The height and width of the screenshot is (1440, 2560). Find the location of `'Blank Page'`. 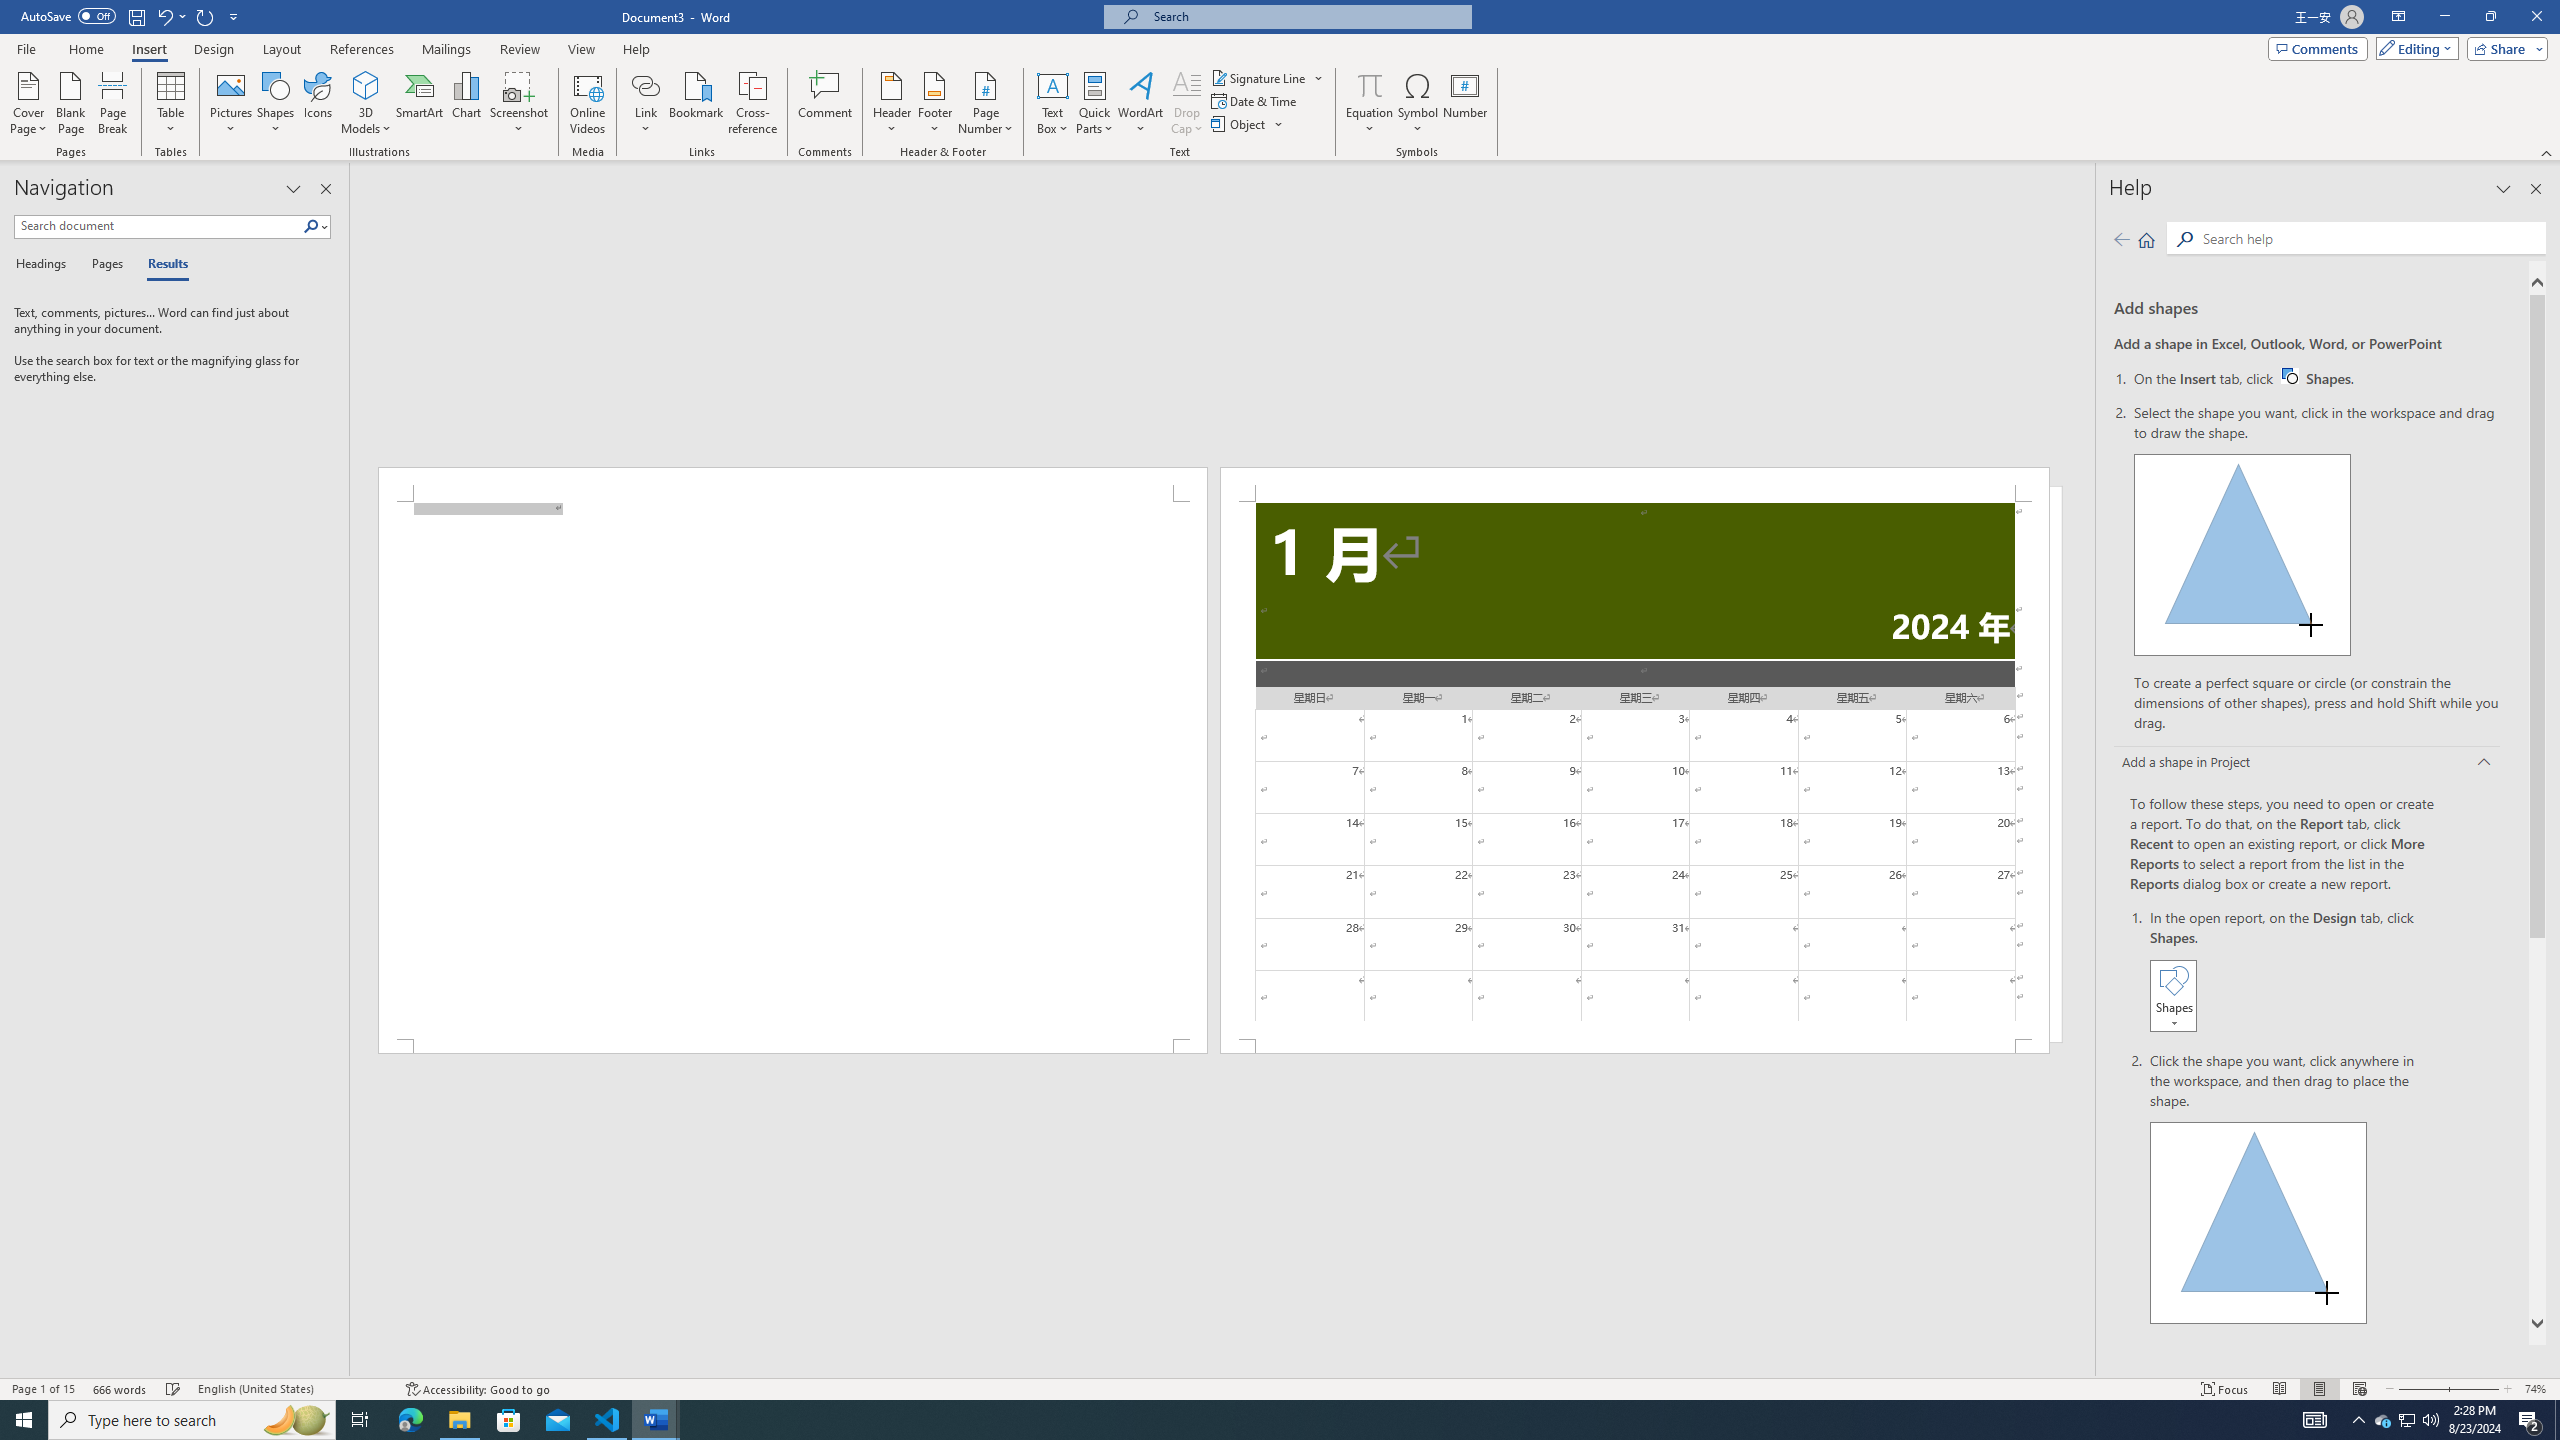

'Blank Page' is located at coordinates (70, 103).